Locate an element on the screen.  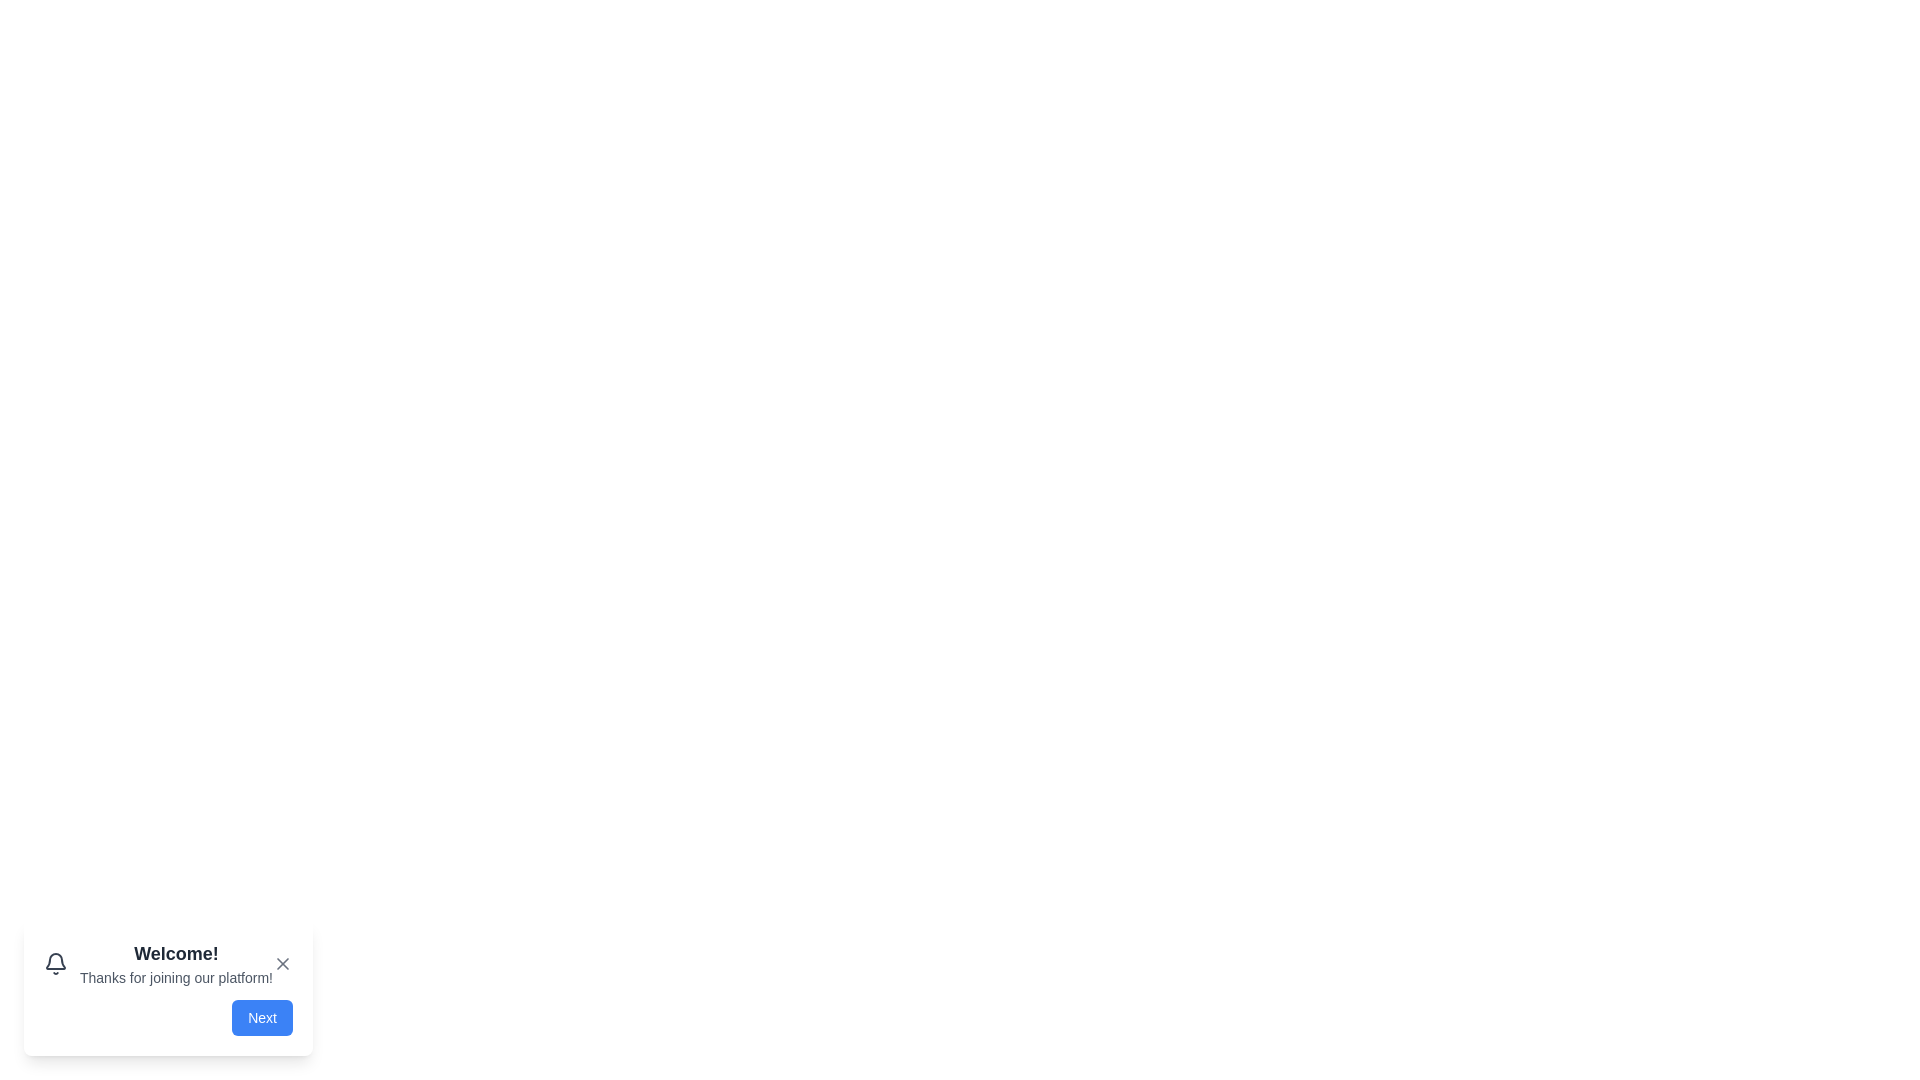
the 'Next' button to navigate to the next notification is located at coordinates (261, 1018).